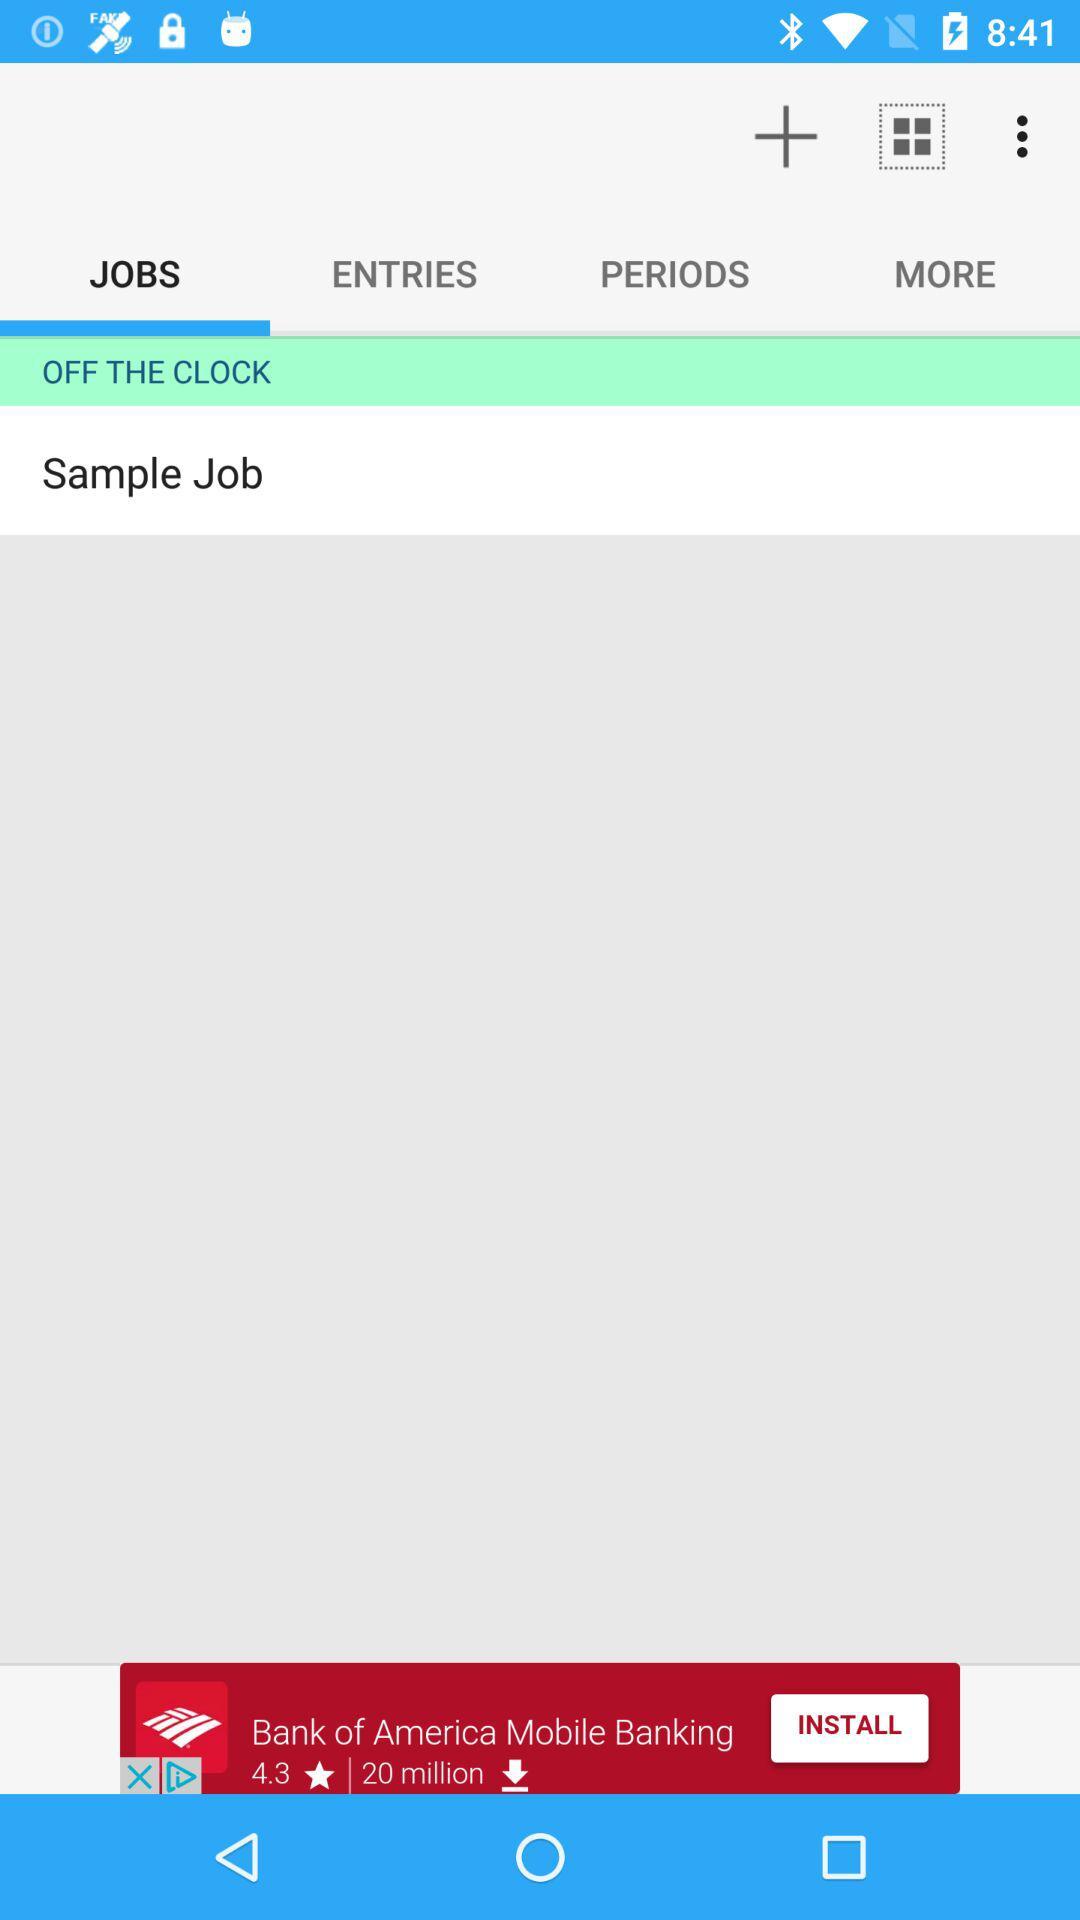  What do you see at coordinates (540, 1727) in the screenshot?
I see `advertisement page` at bounding box center [540, 1727].